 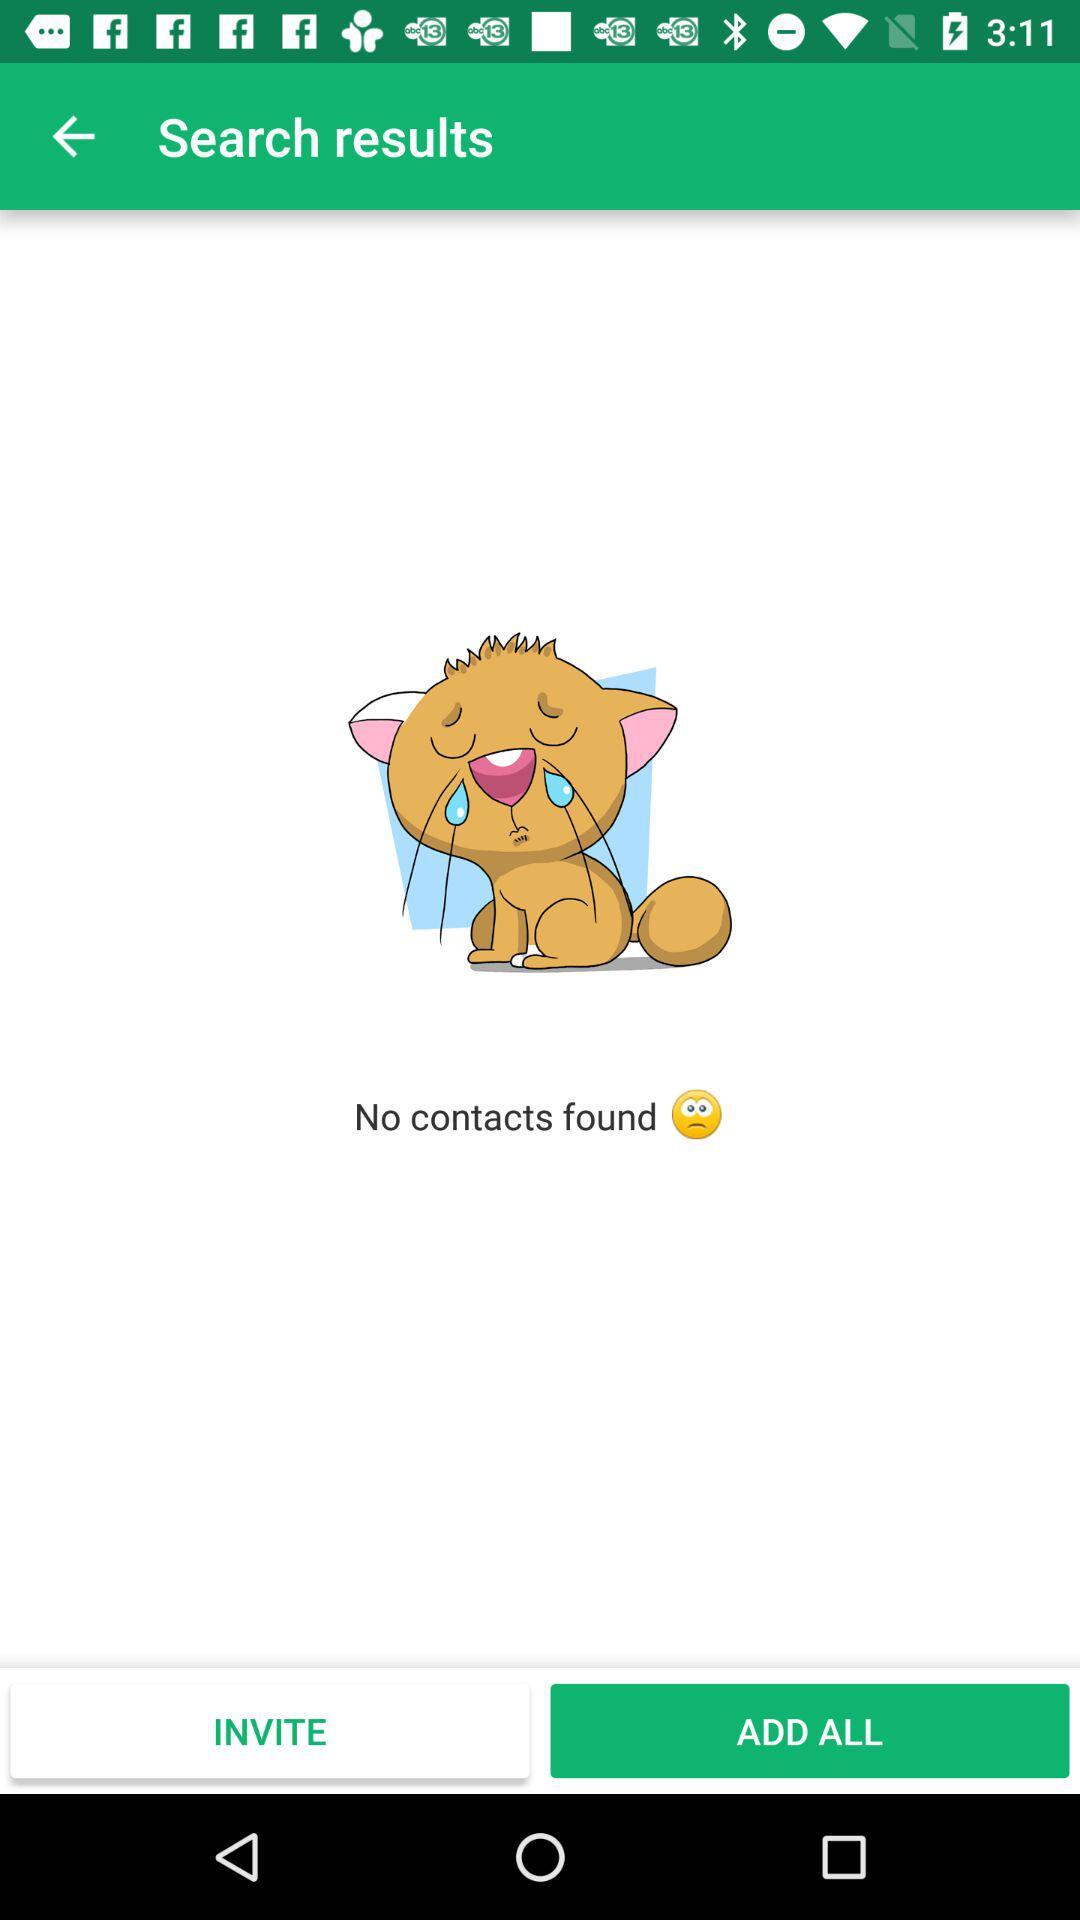 I want to click on the invite item, so click(x=270, y=1730).